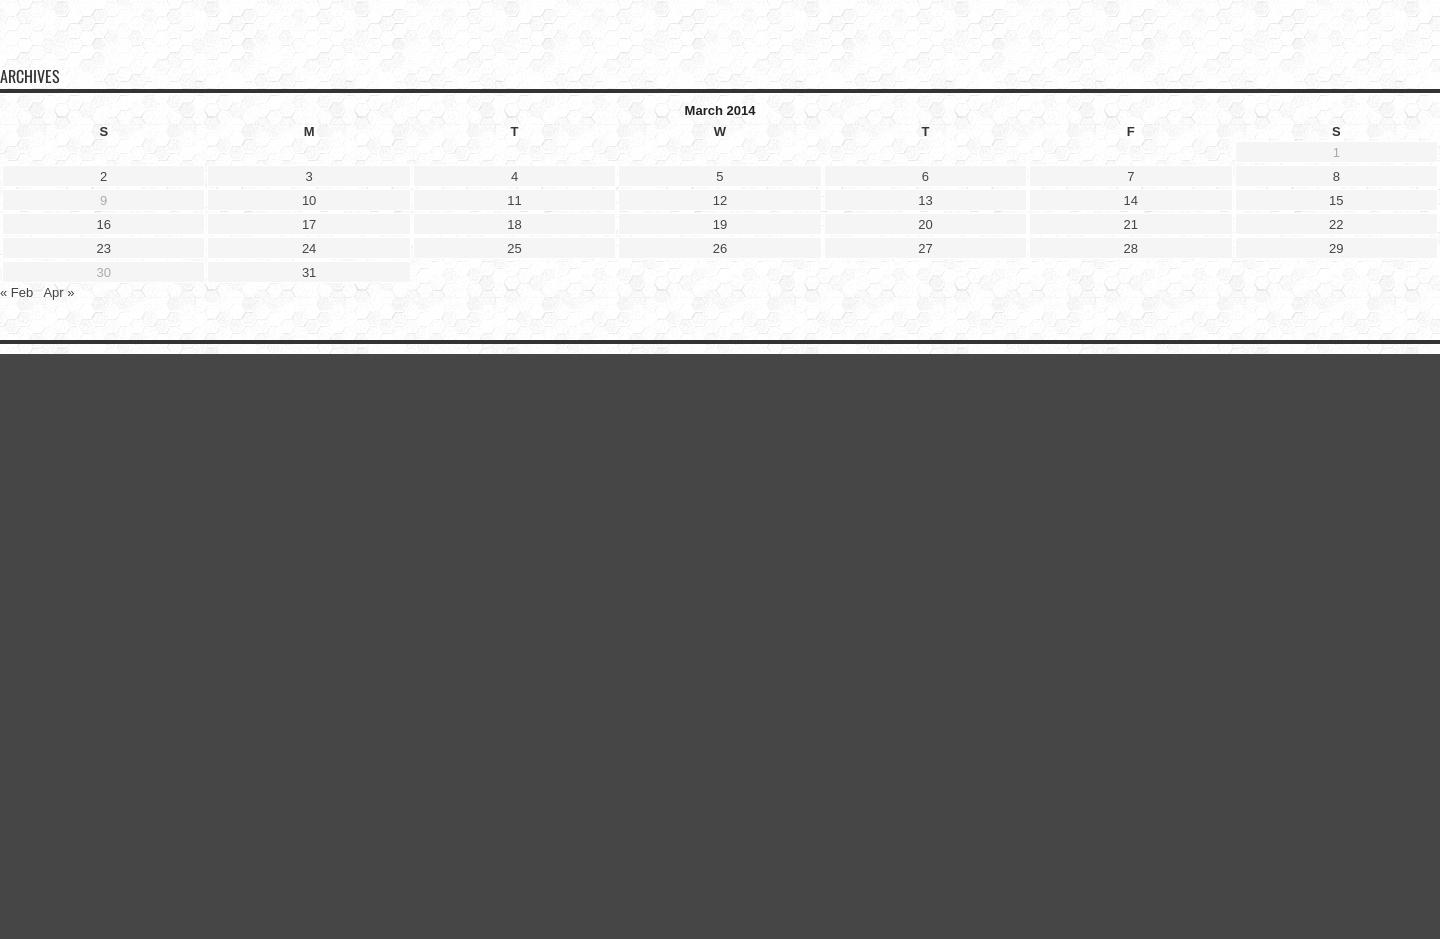 This screenshot has height=939, width=1440. I want to click on 'March 2014', so click(719, 108).